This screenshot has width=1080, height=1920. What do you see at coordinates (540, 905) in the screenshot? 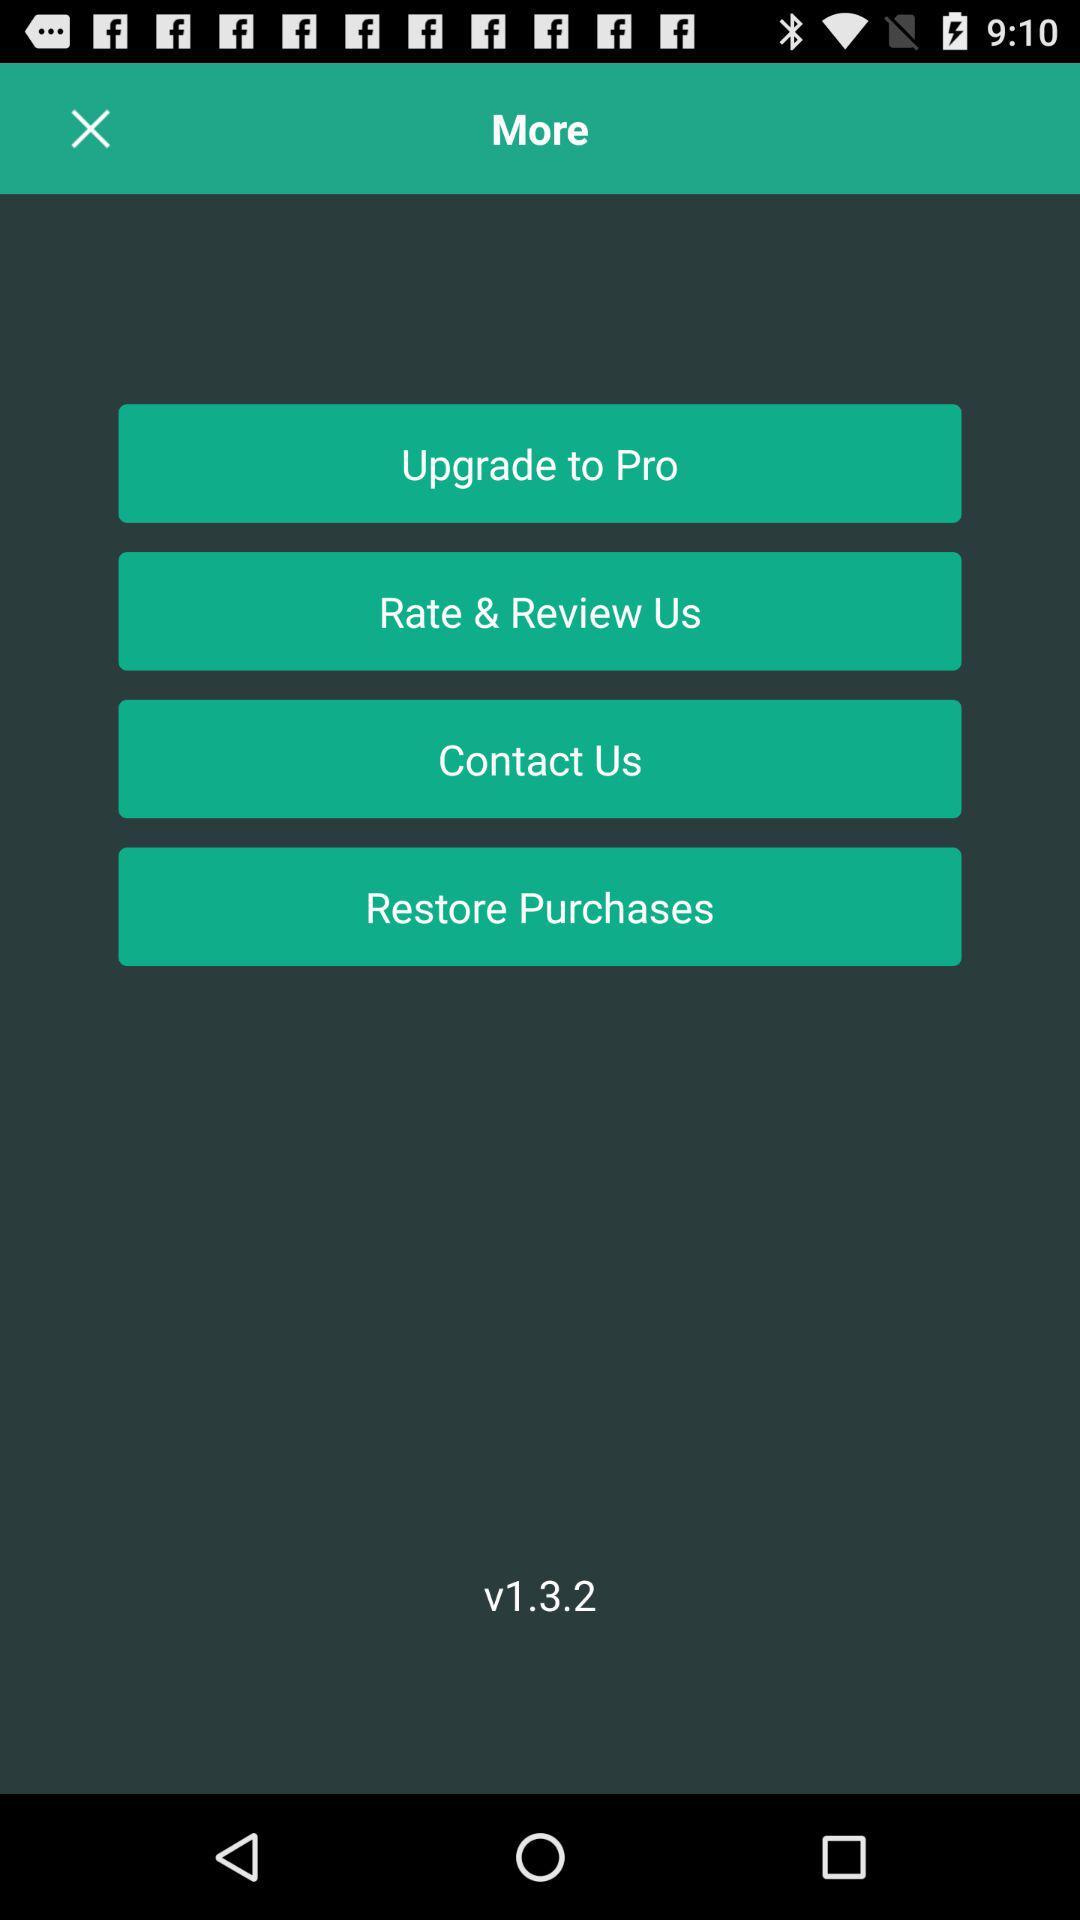
I see `the icon below contact us button` at bounding box center [540, 905].